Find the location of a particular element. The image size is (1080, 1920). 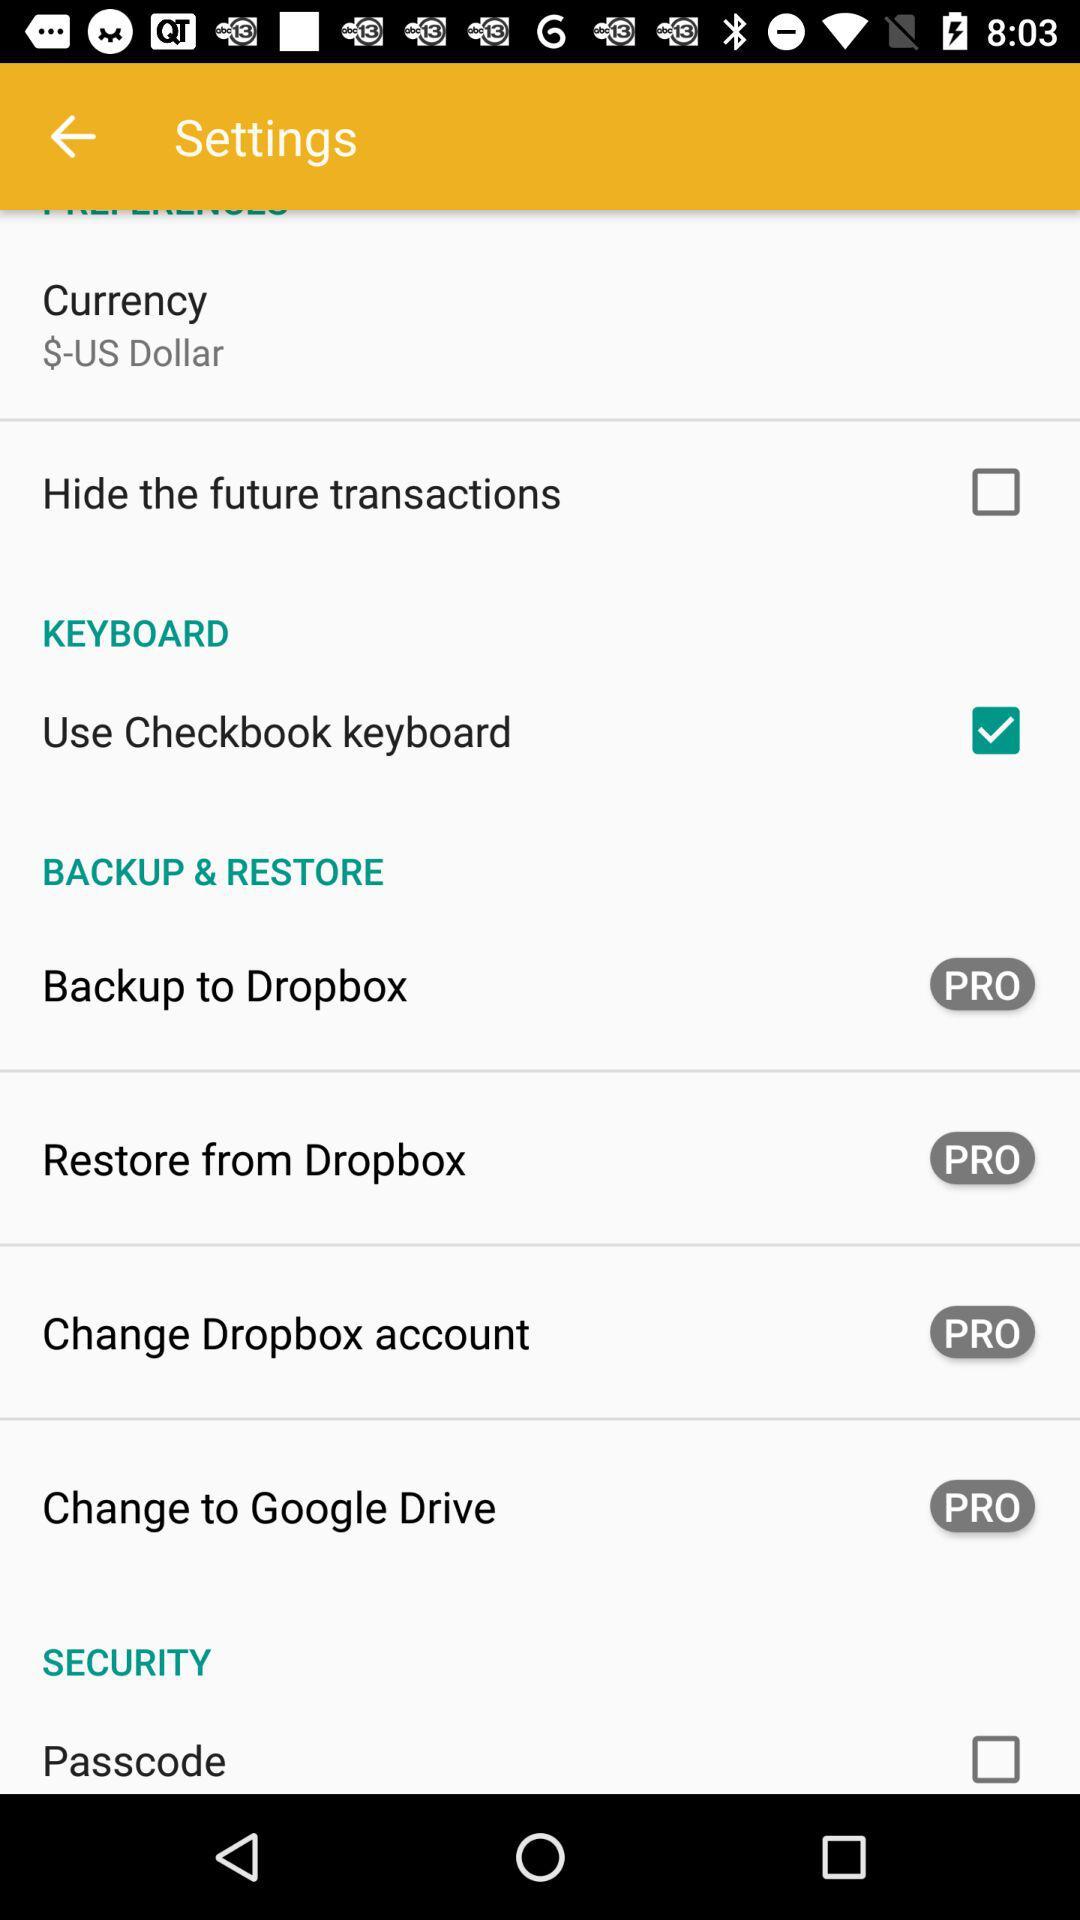

icon below the change dropbox account app is located at coordinates (268, 1506).